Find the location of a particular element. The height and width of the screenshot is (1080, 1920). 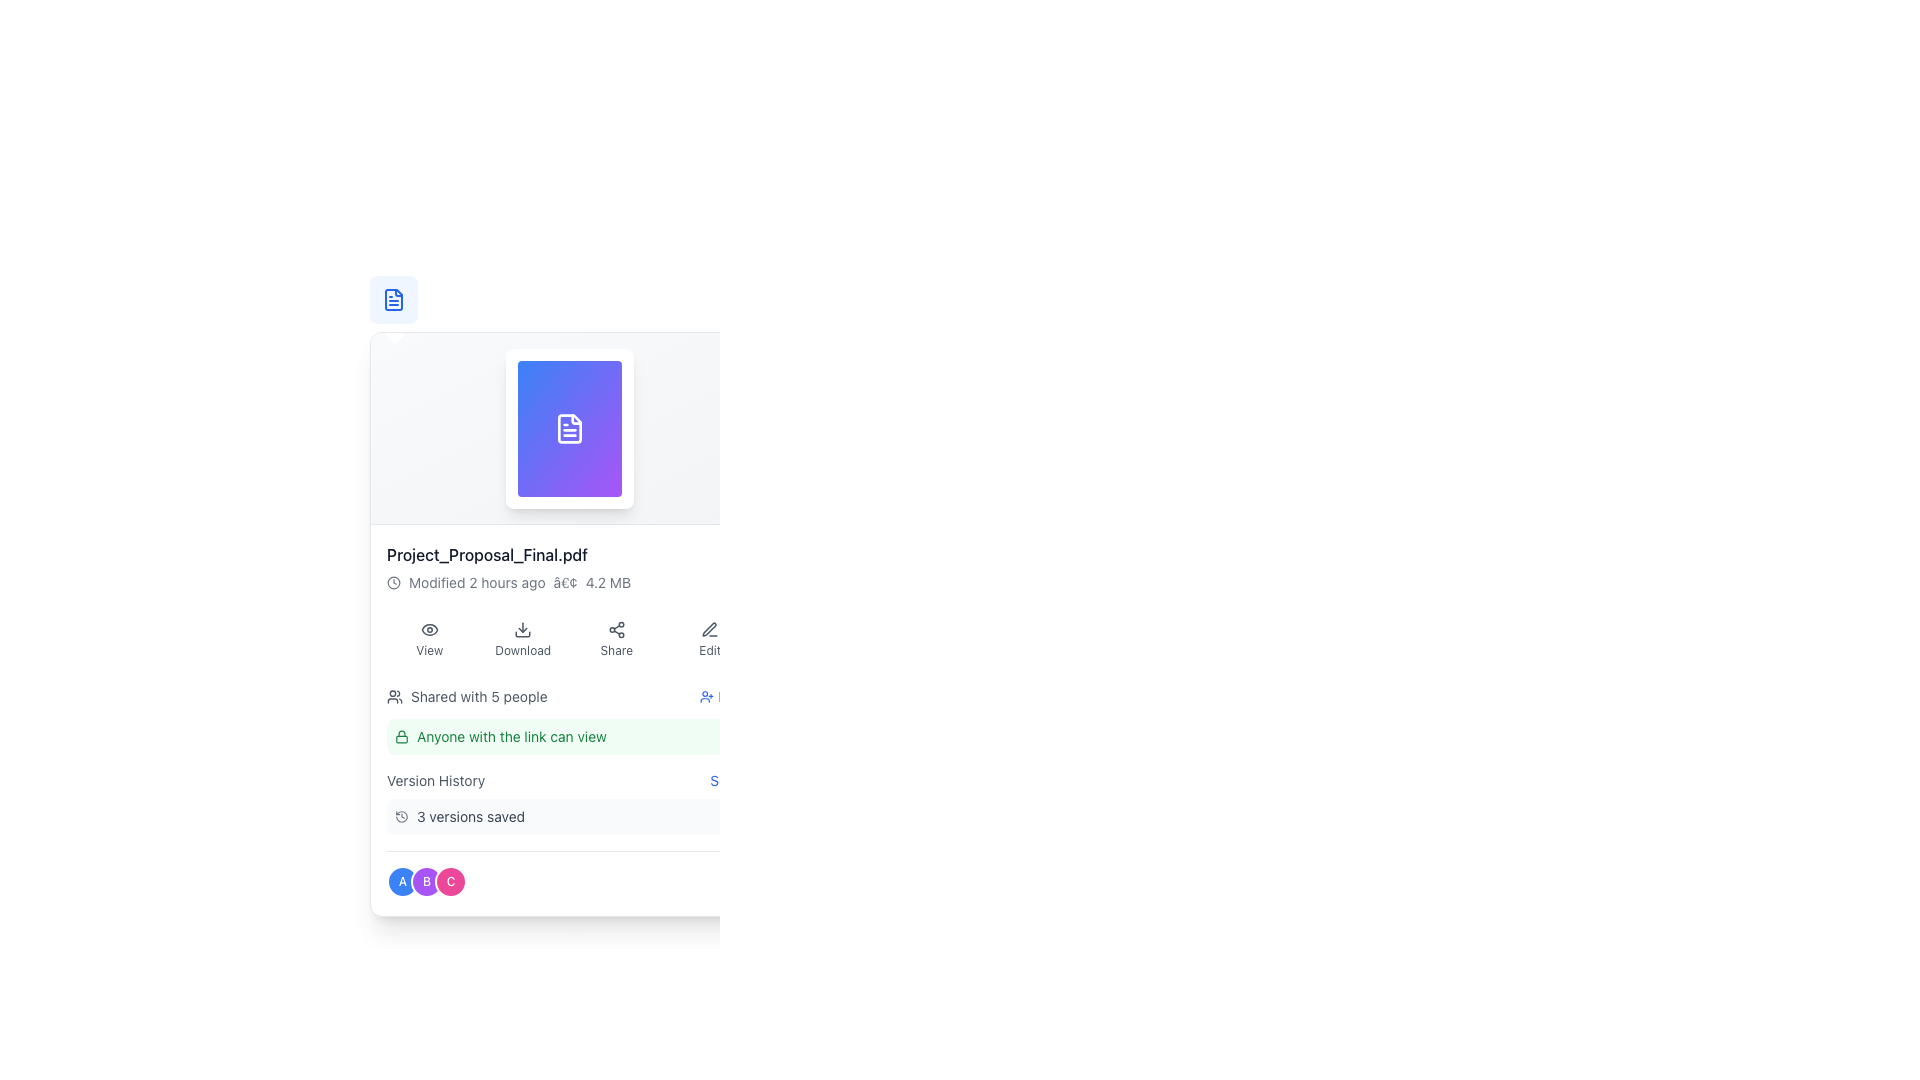

the group icon that visually represents the concept of multiple people, located to the left of the text 'Shared with 5 people' is located at coordinates (394, 696).